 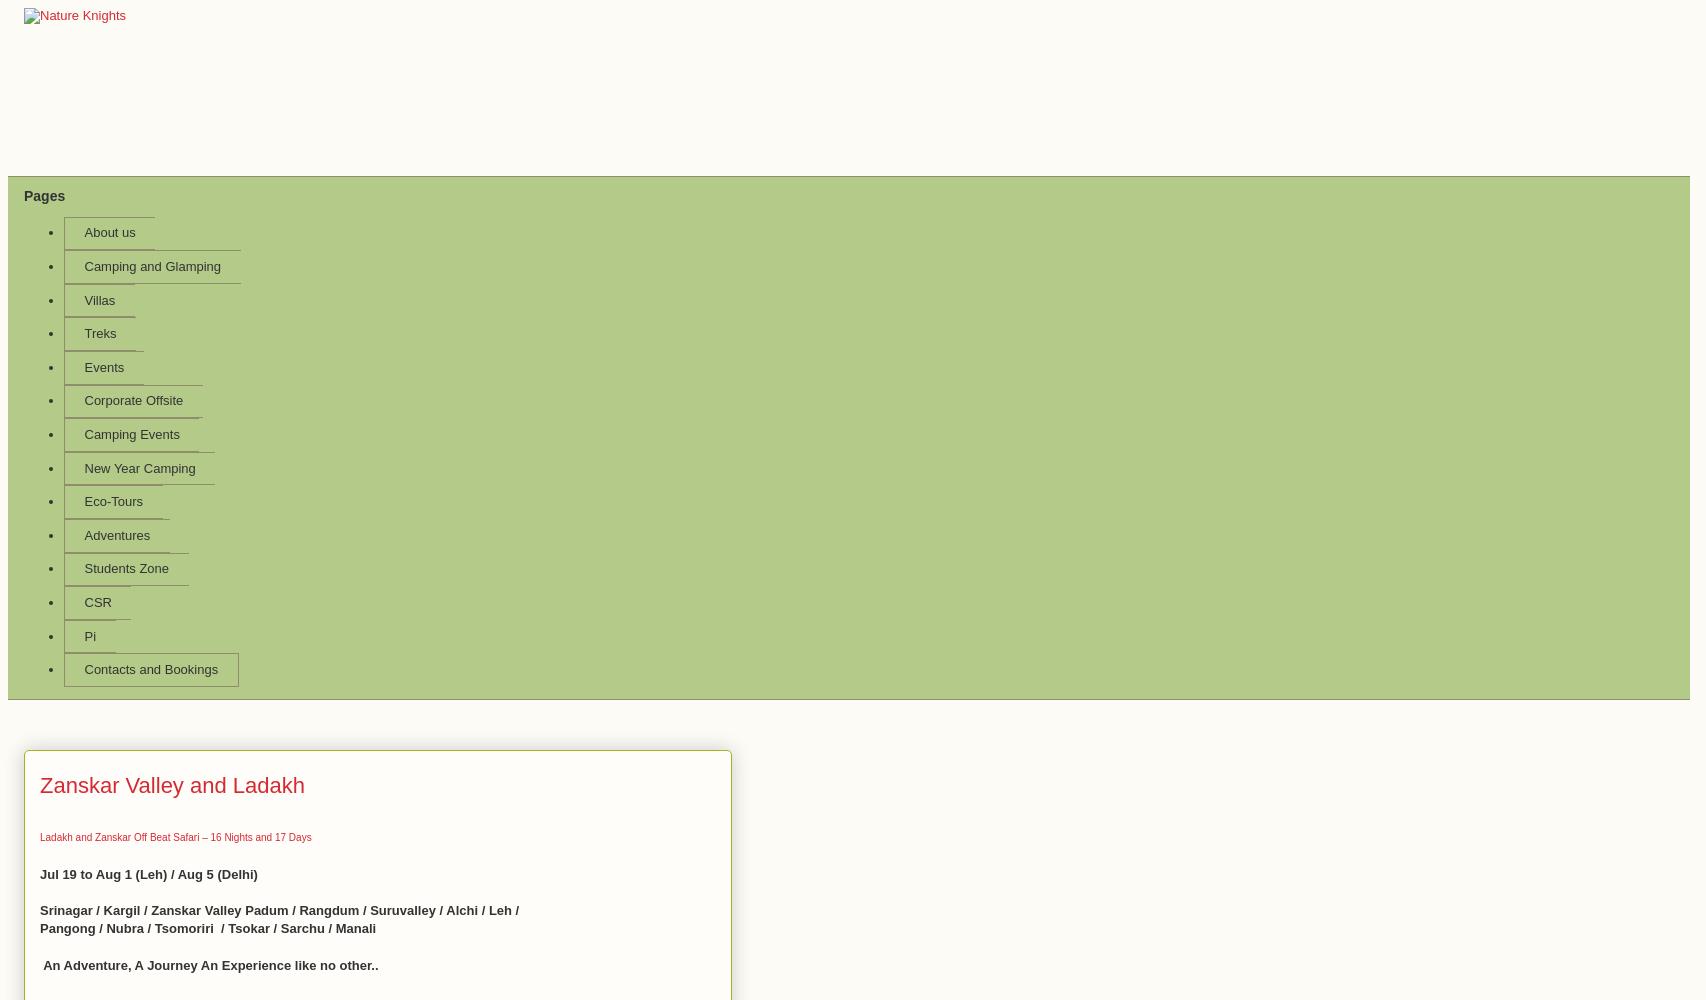 I want to click on 'Eco-Tours', so click(x=113, y=501).